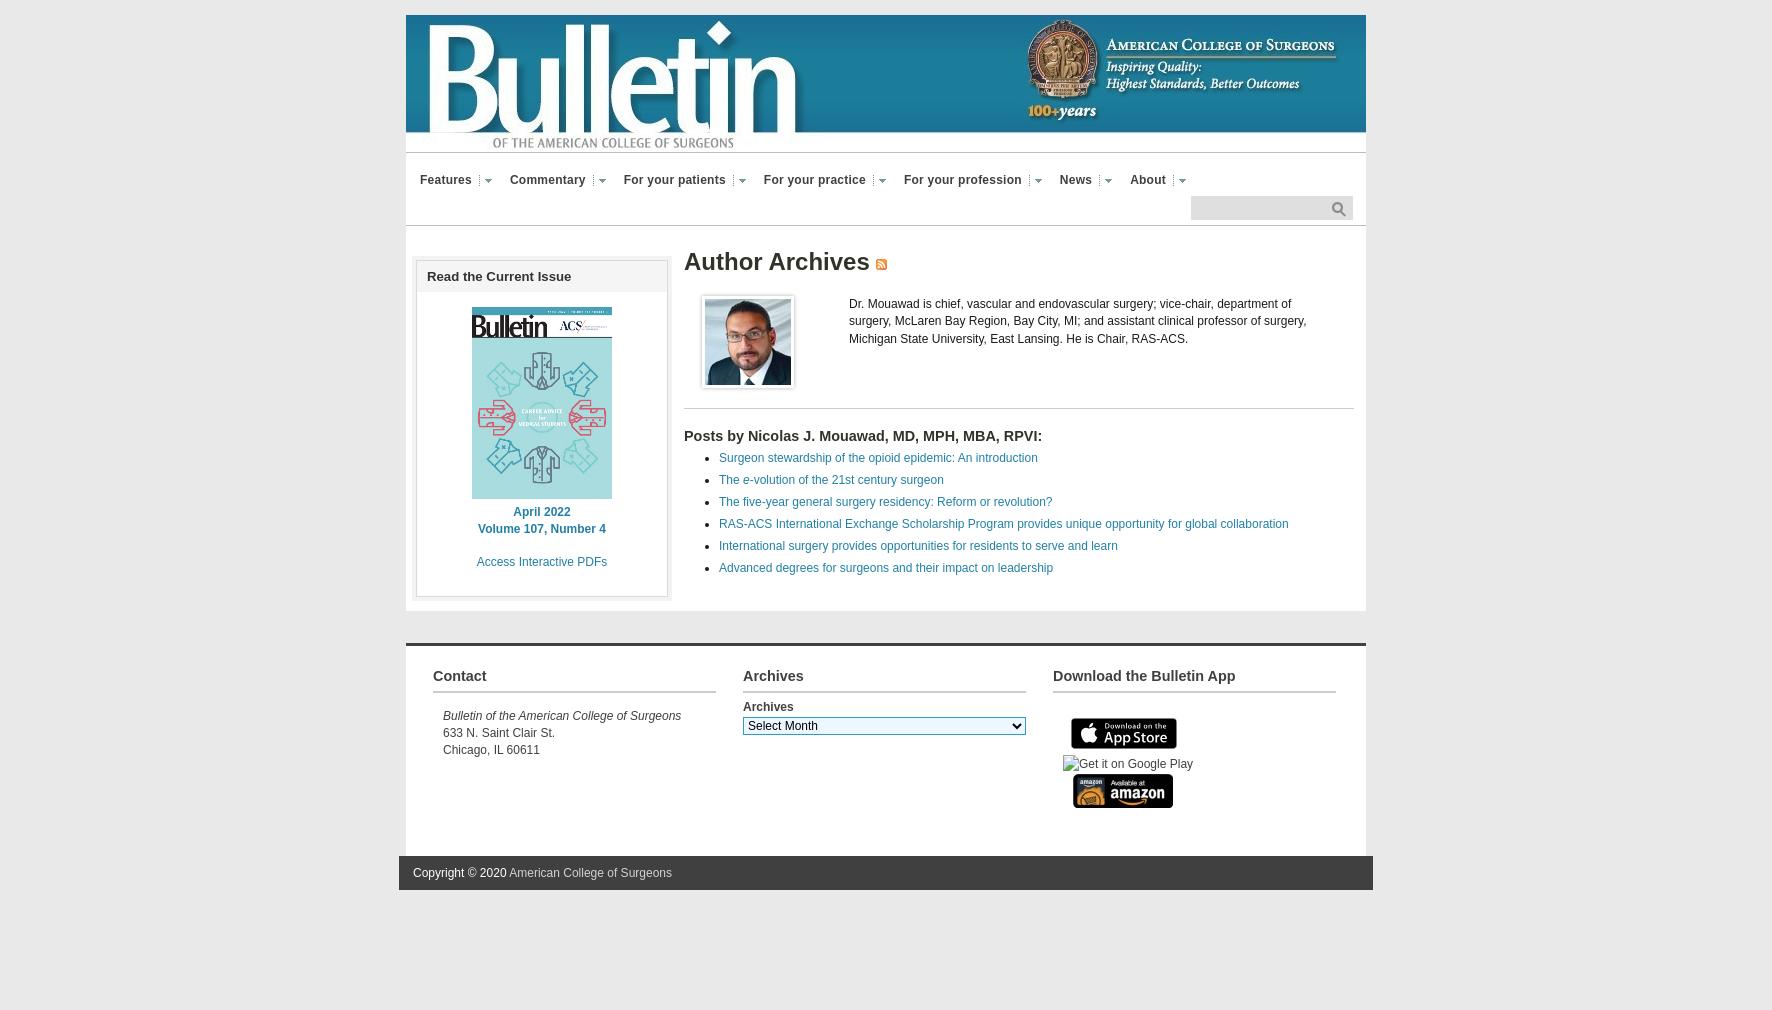  I want to click on 'Chicago, IL 60611', so click(490, 749).